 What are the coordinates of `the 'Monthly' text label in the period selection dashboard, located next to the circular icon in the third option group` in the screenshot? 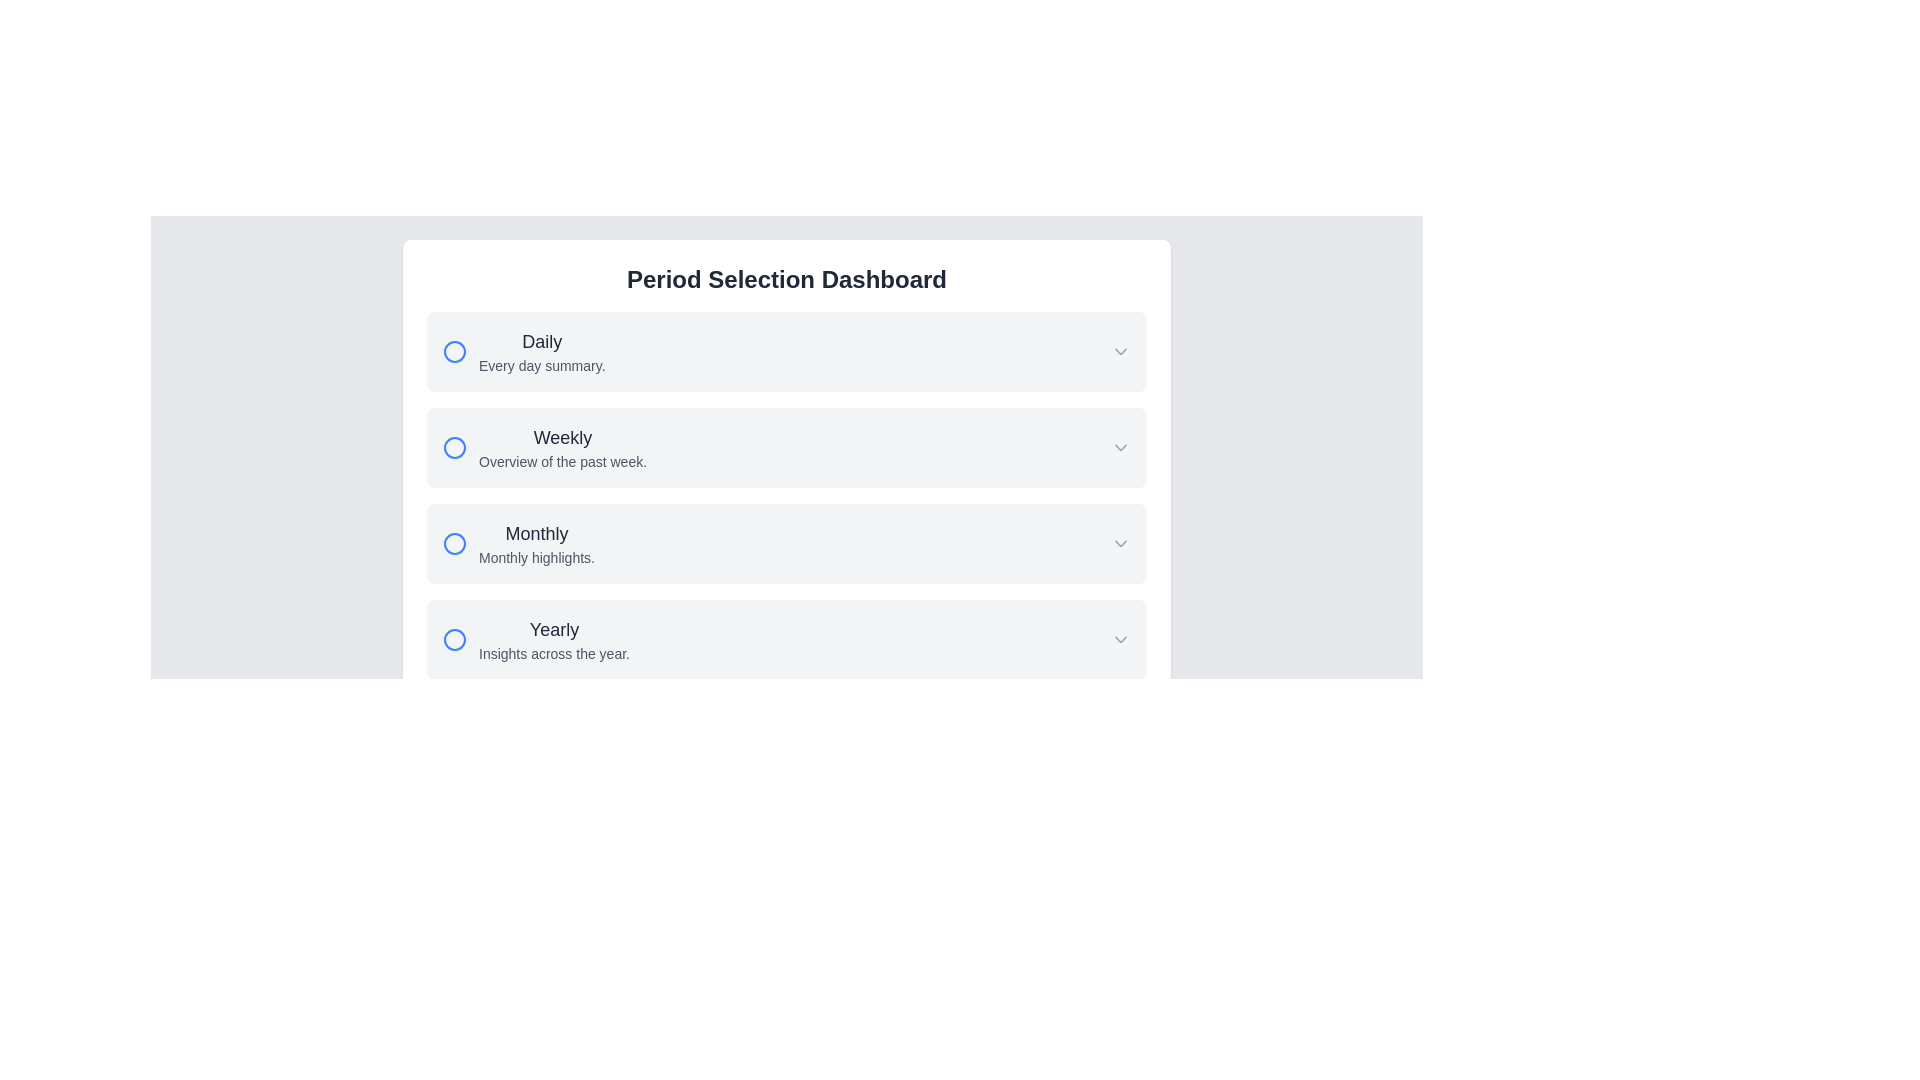 It's located at (518, 543).